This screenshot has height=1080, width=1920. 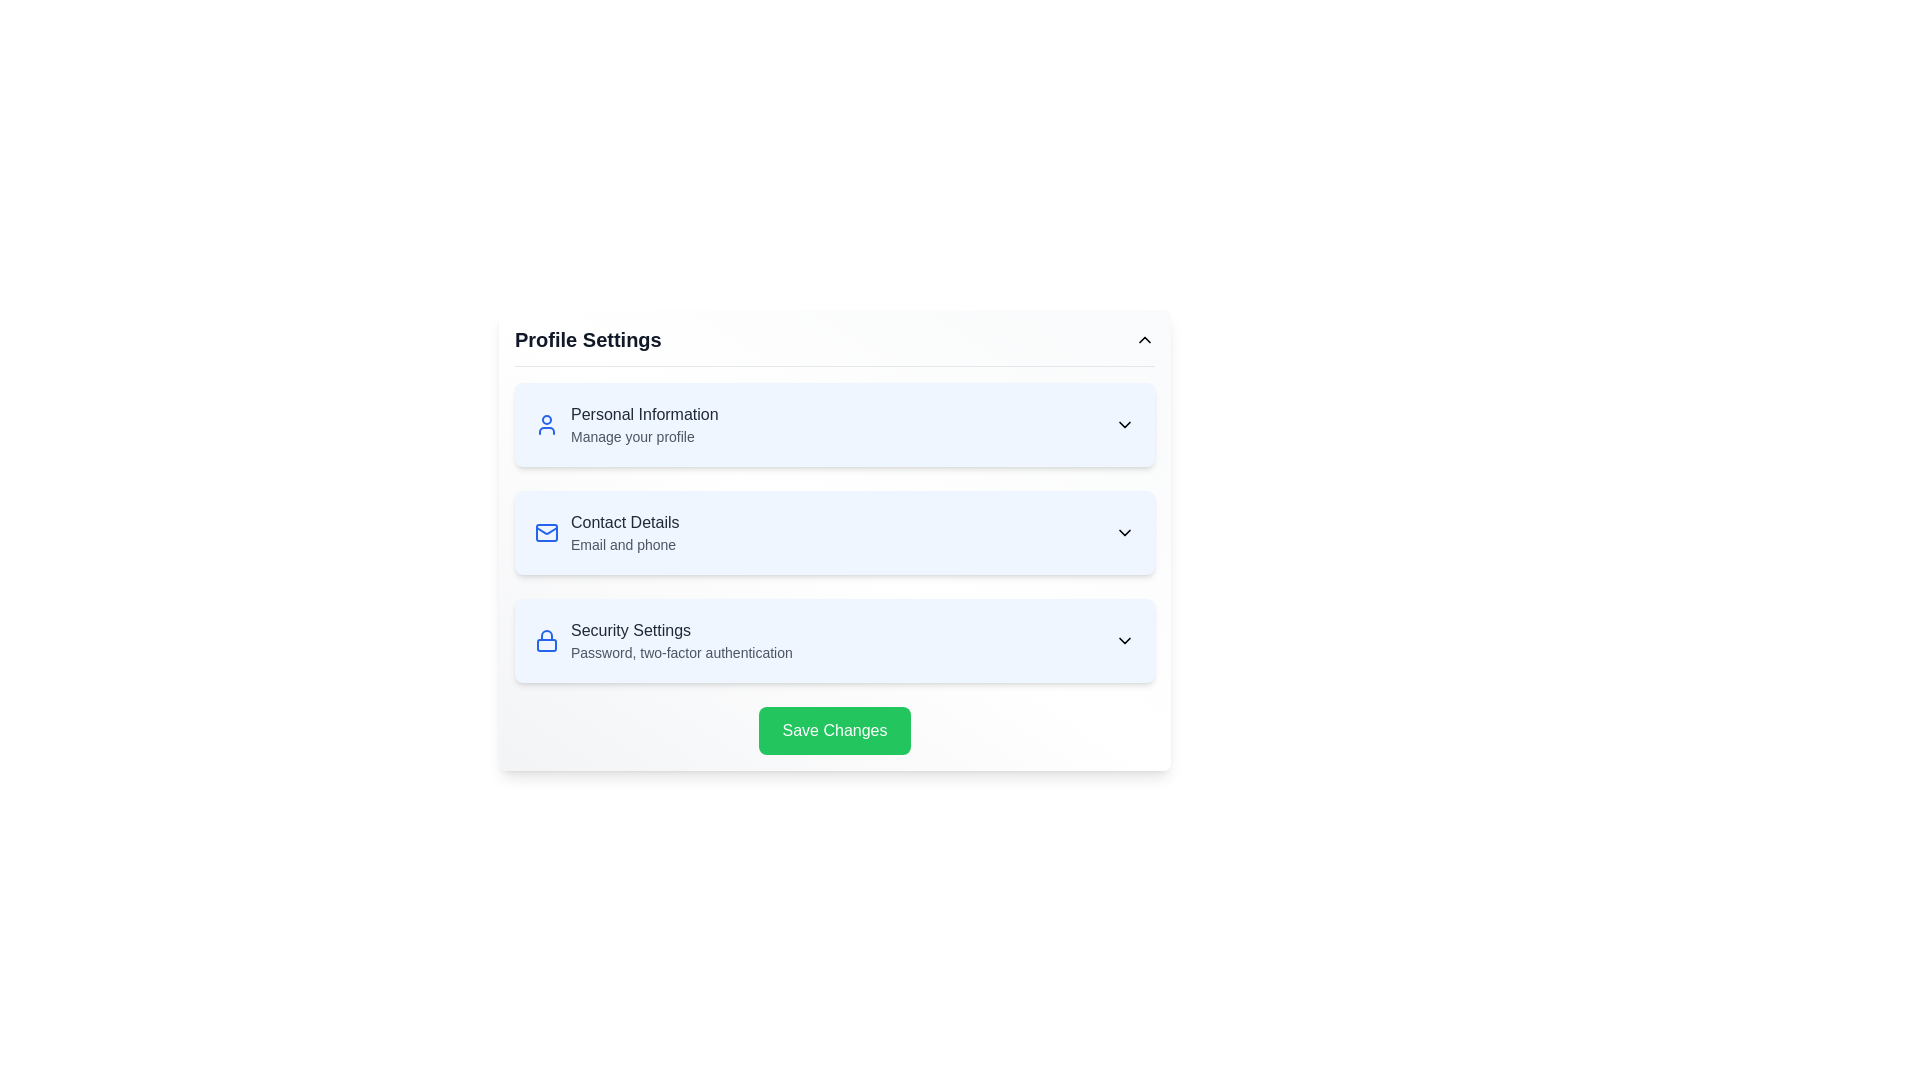 What do you see at coordinates (835, 531) in the screenshot?
I see `the second expandable section under 'Profile Settings', which displays contact information details` at bounding box center [835, 531].